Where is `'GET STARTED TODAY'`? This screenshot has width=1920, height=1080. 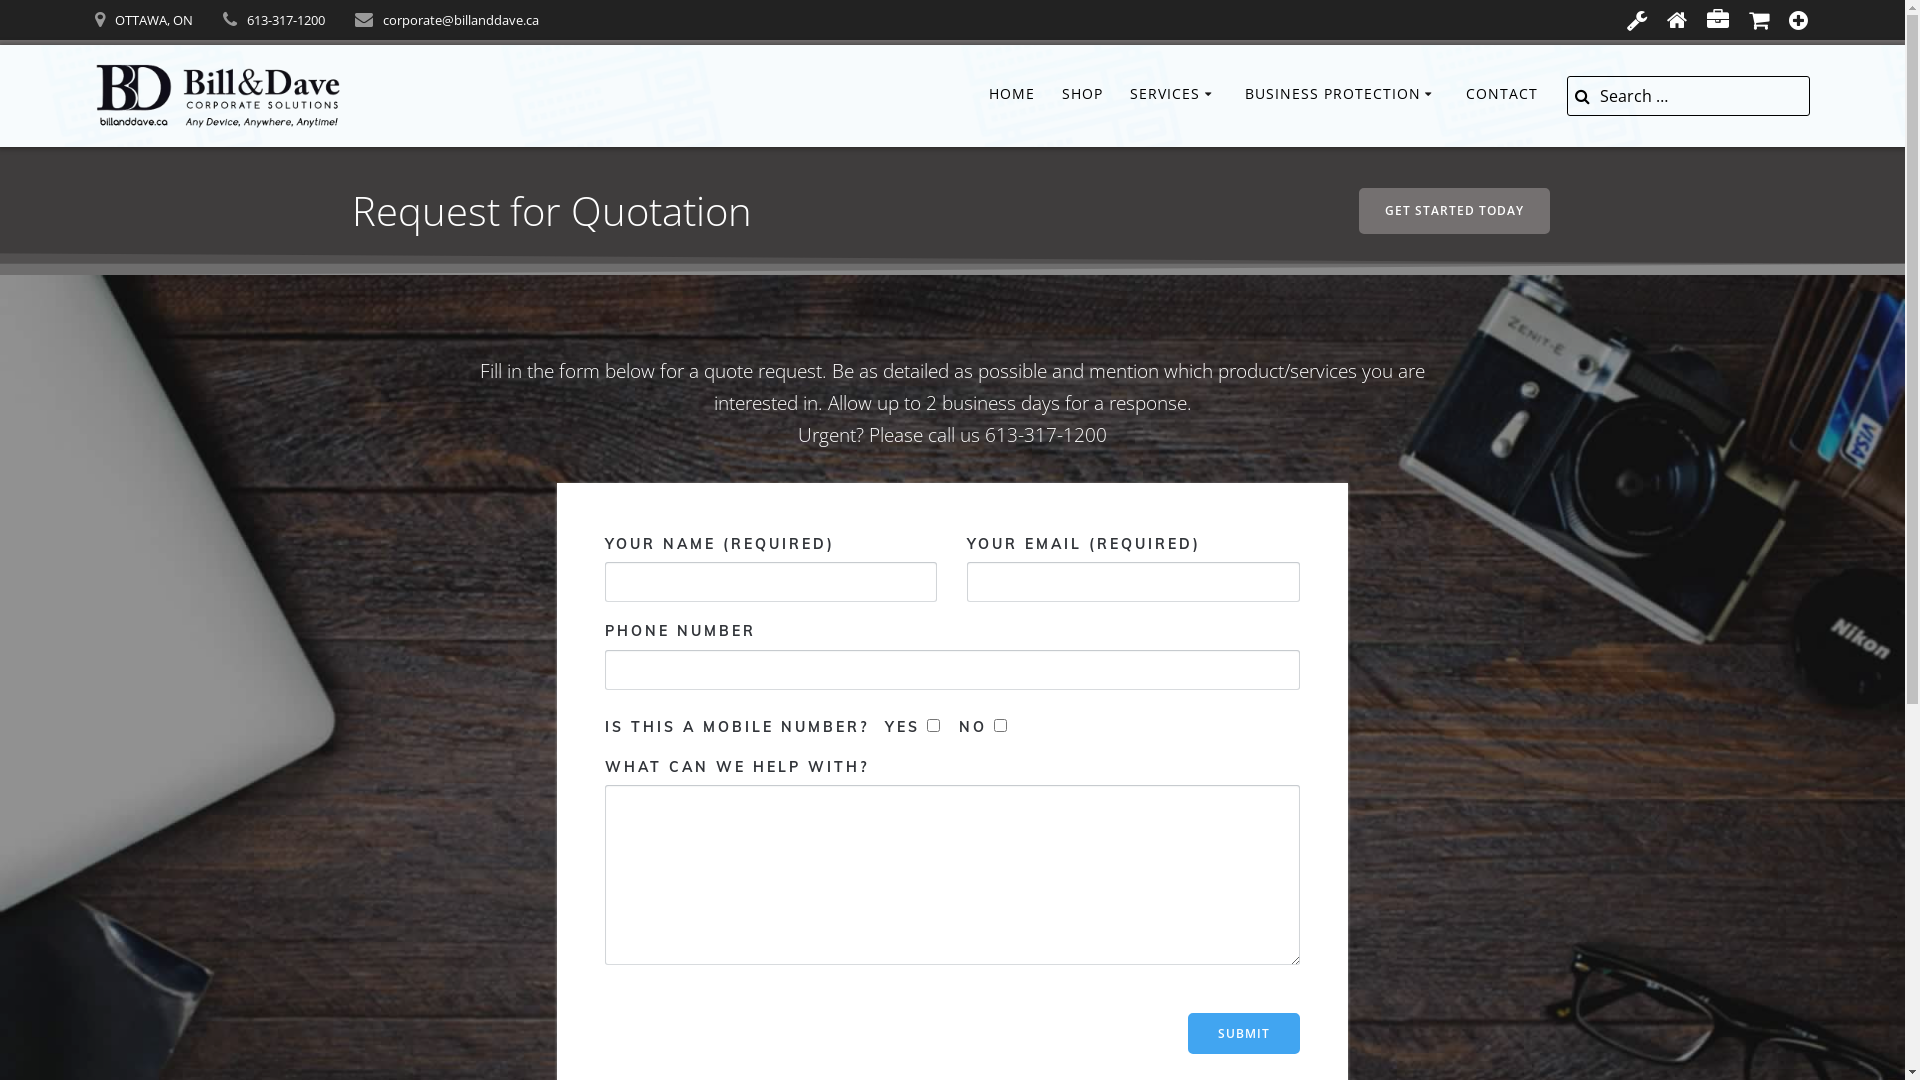
'GET STARTED TODAY' is located at coordinates (1358, 211).